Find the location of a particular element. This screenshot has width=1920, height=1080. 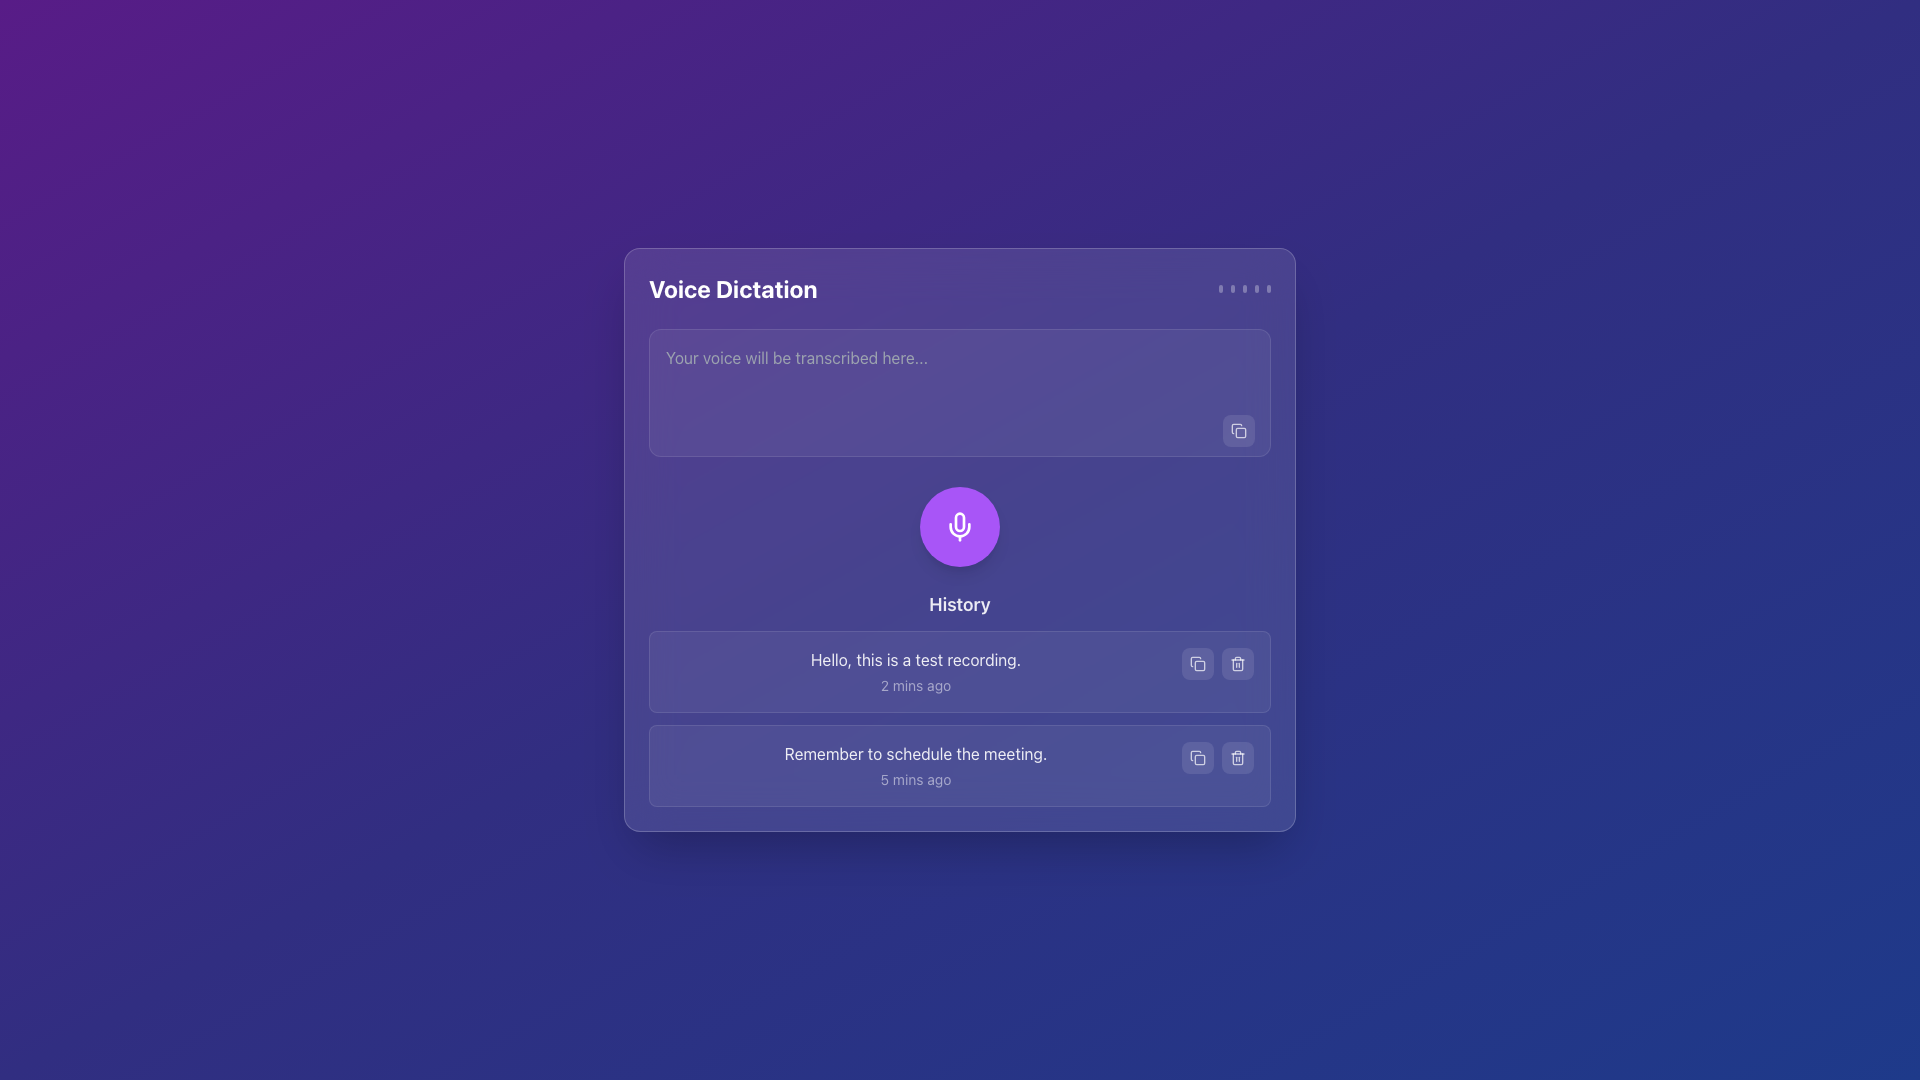

the compact icon button displaying two overlapping squares, located in the second entry of the 'History' section on the right side is located at coordinates (1198, 663).